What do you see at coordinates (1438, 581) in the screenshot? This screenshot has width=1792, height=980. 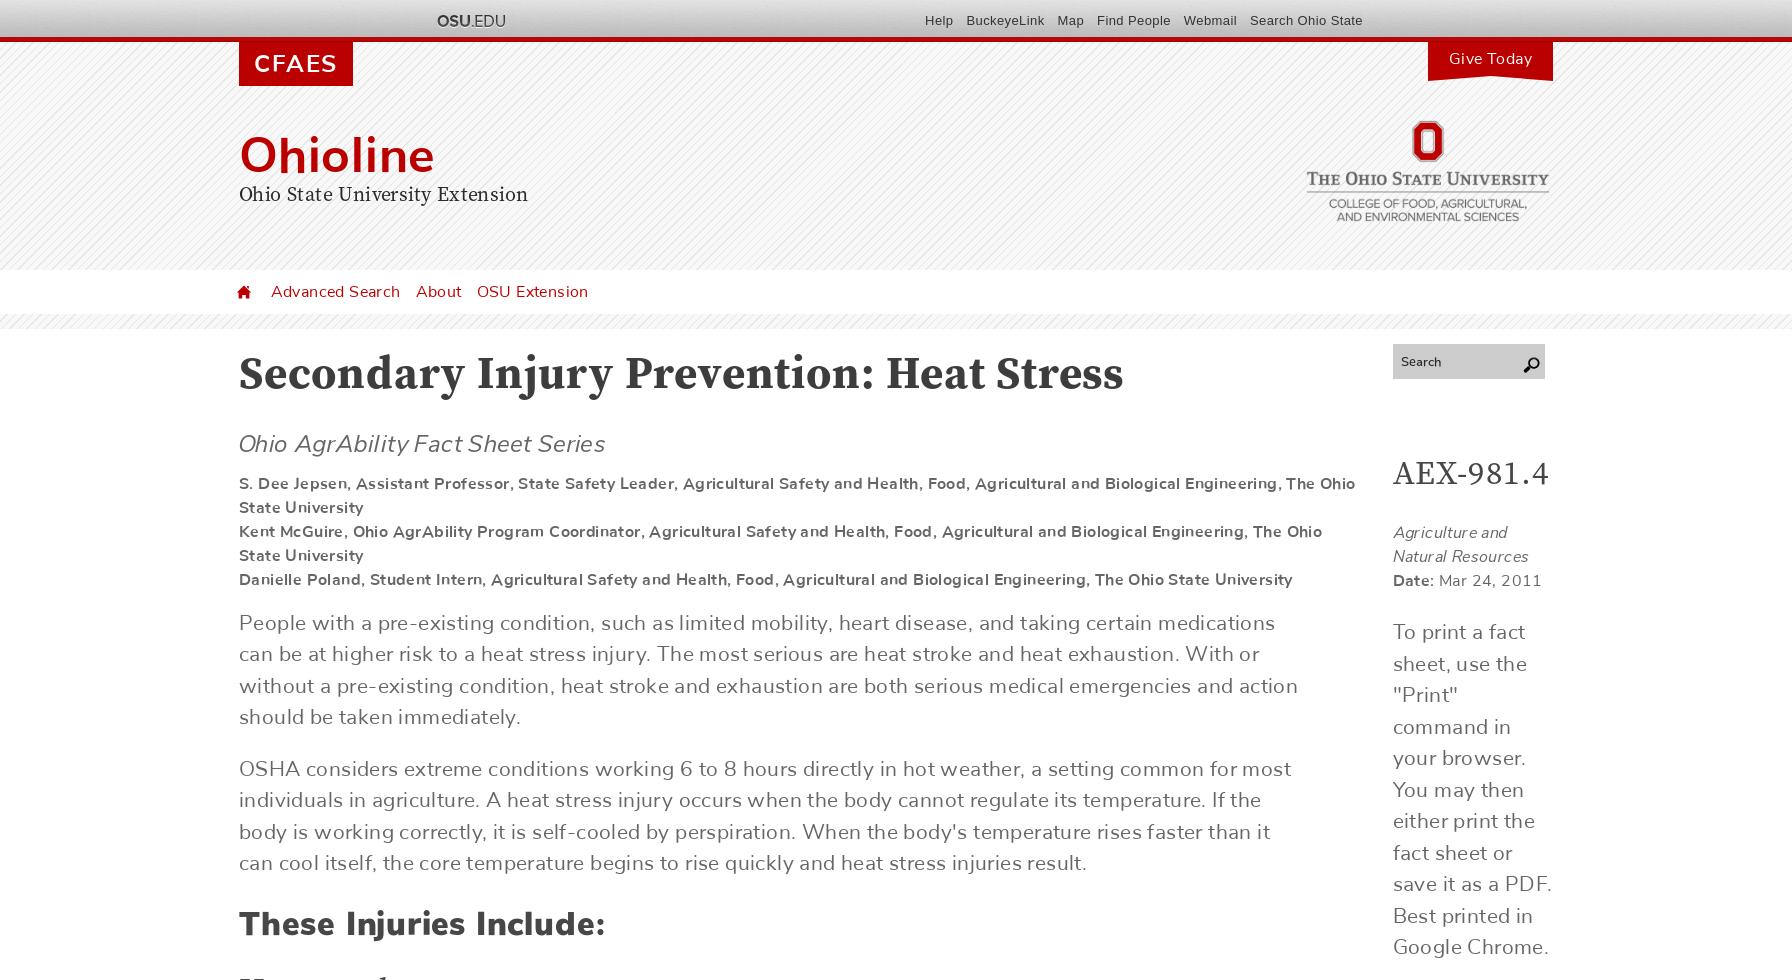 I see `'Mar 24, 2011'` at bounding box center [1438, 581].